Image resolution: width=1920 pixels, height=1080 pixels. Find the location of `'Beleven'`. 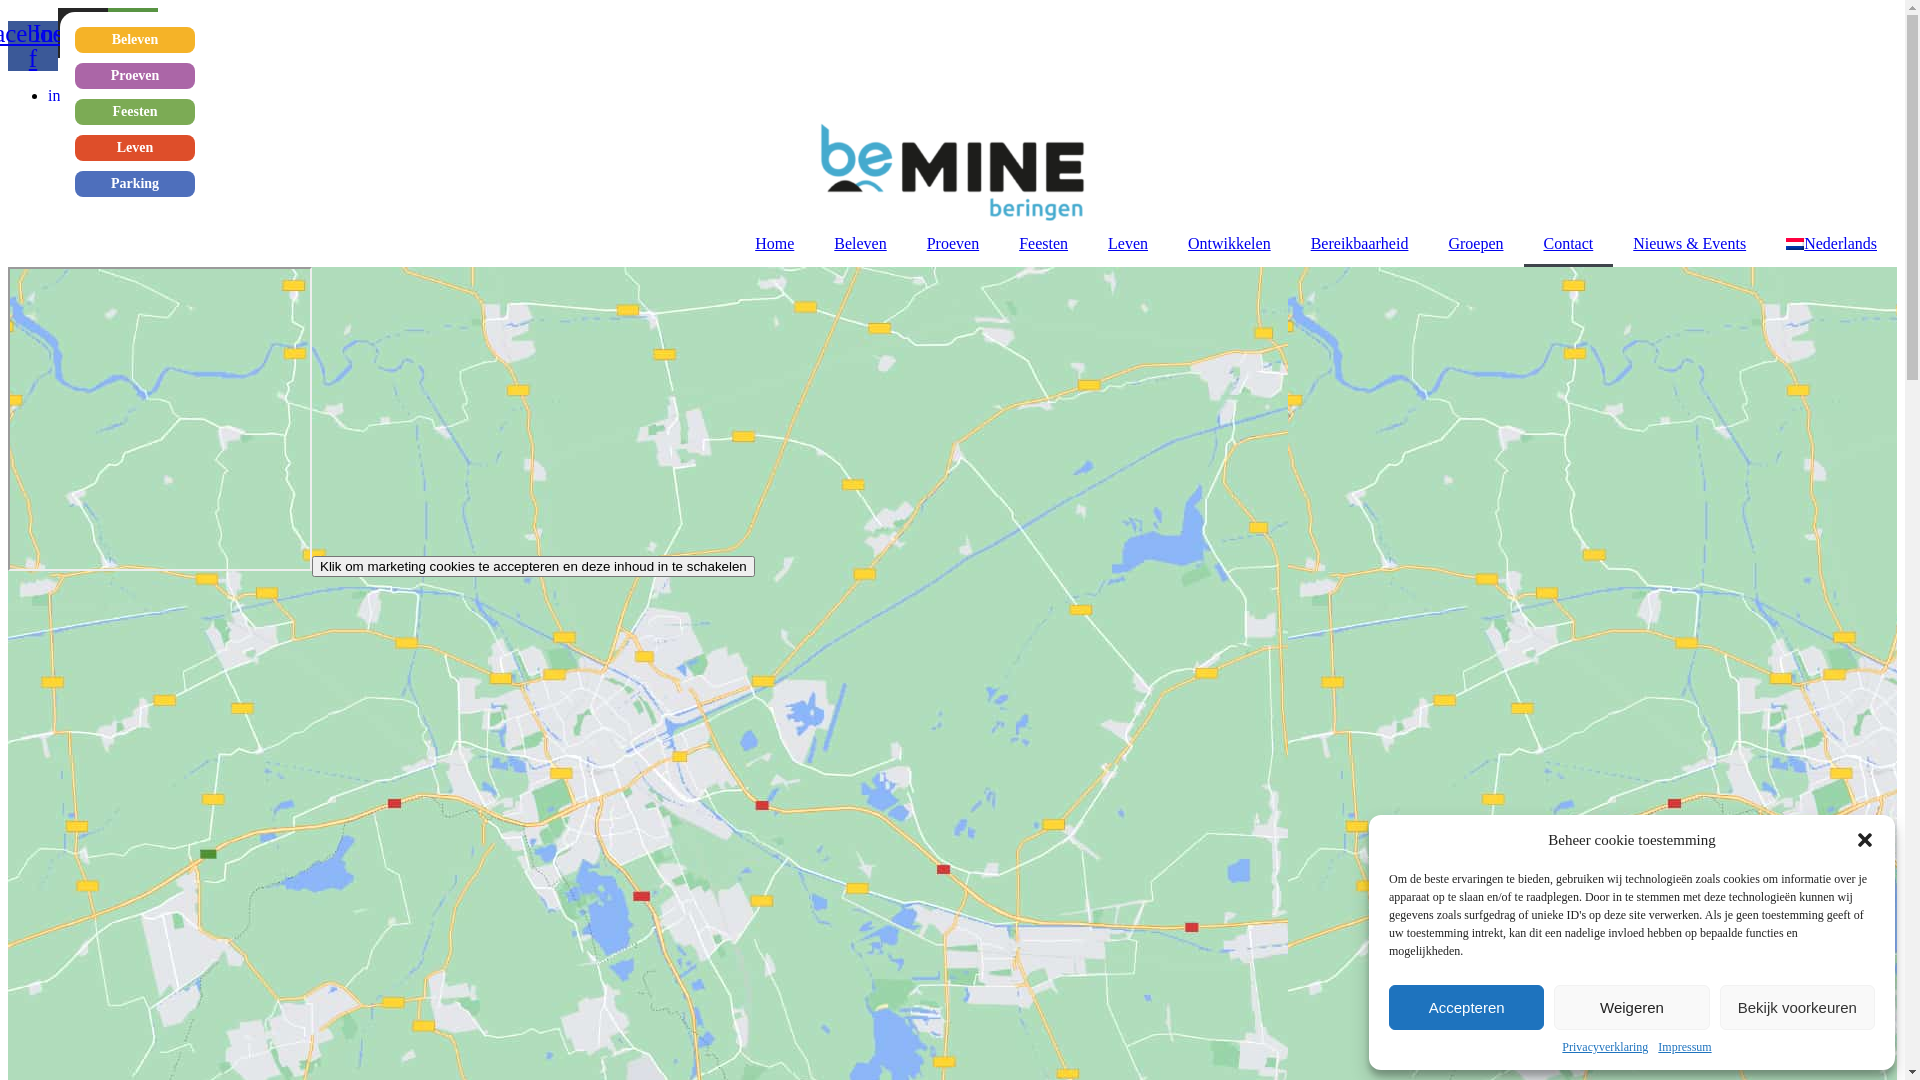

'Beleven' is located at coordinates (133, 39).